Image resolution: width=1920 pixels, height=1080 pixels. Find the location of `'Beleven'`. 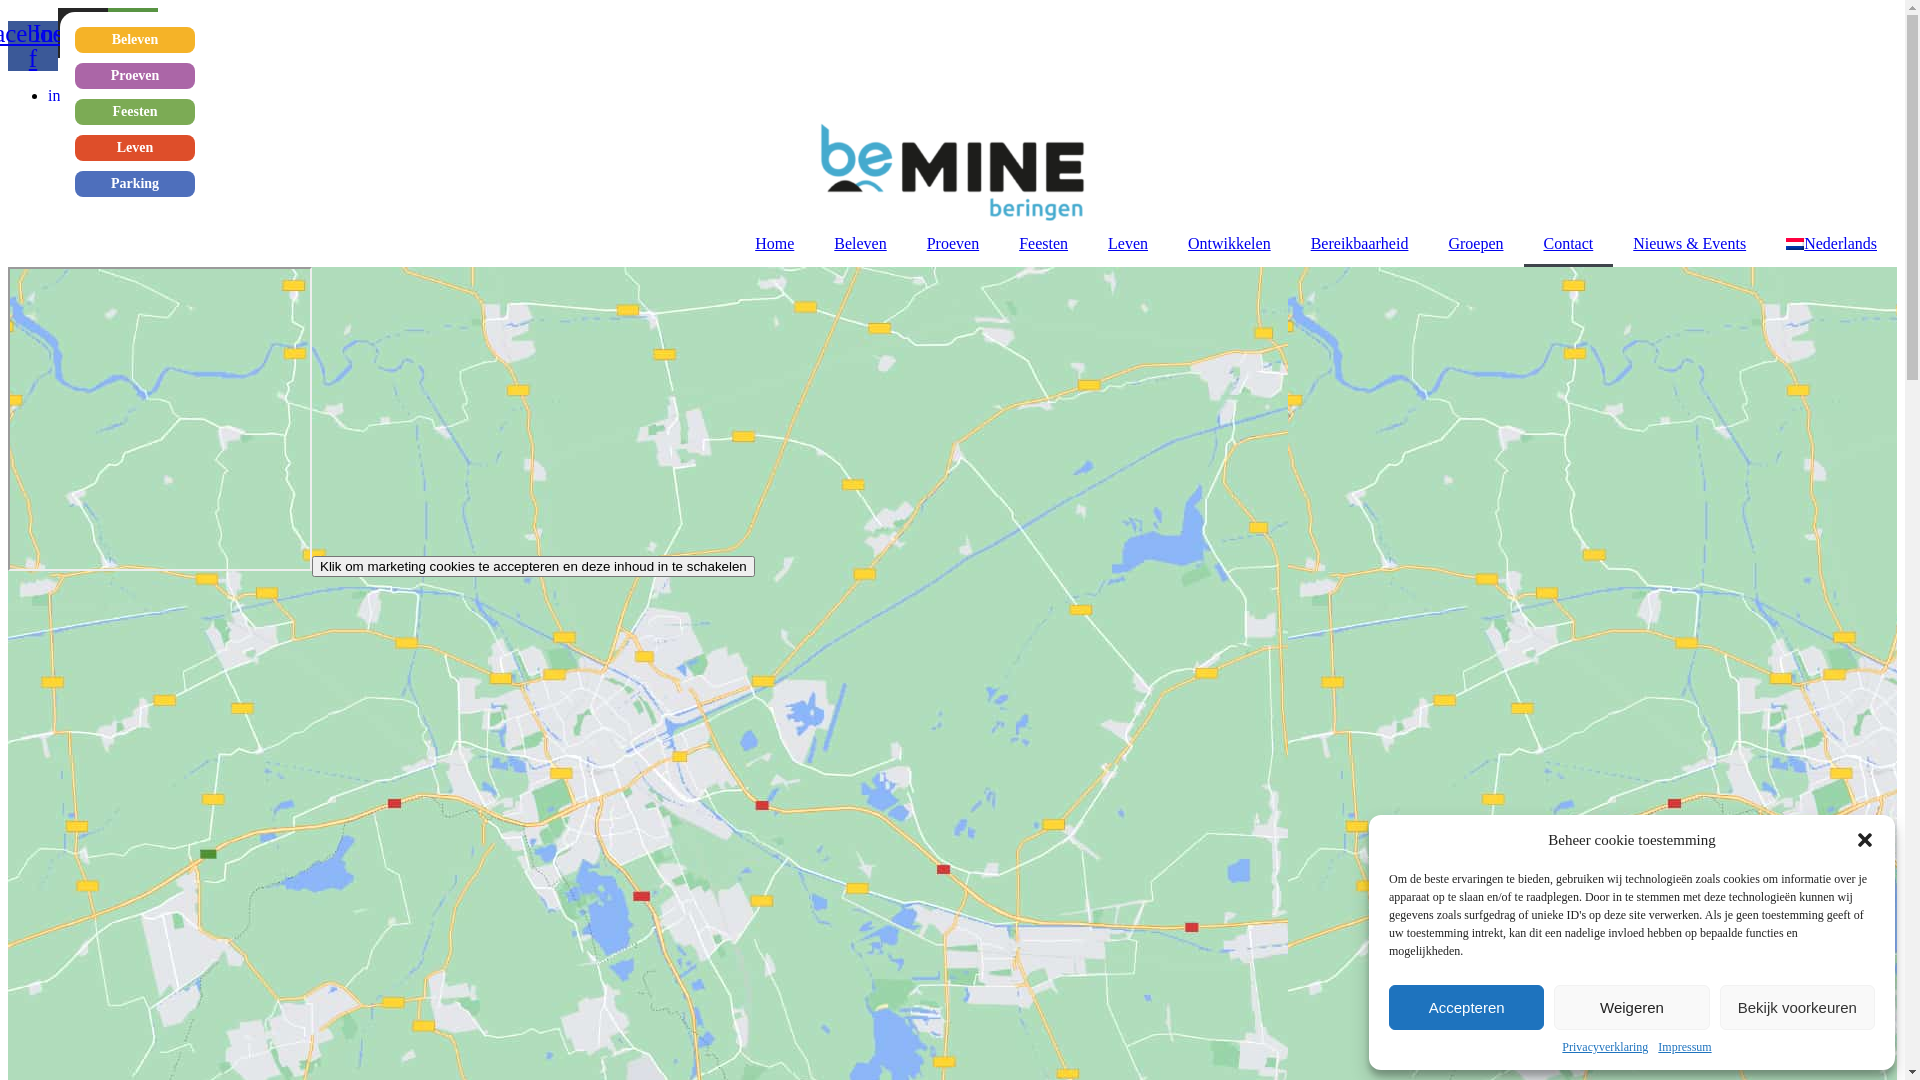

'Beleven' is located at coordinates (133, 39).